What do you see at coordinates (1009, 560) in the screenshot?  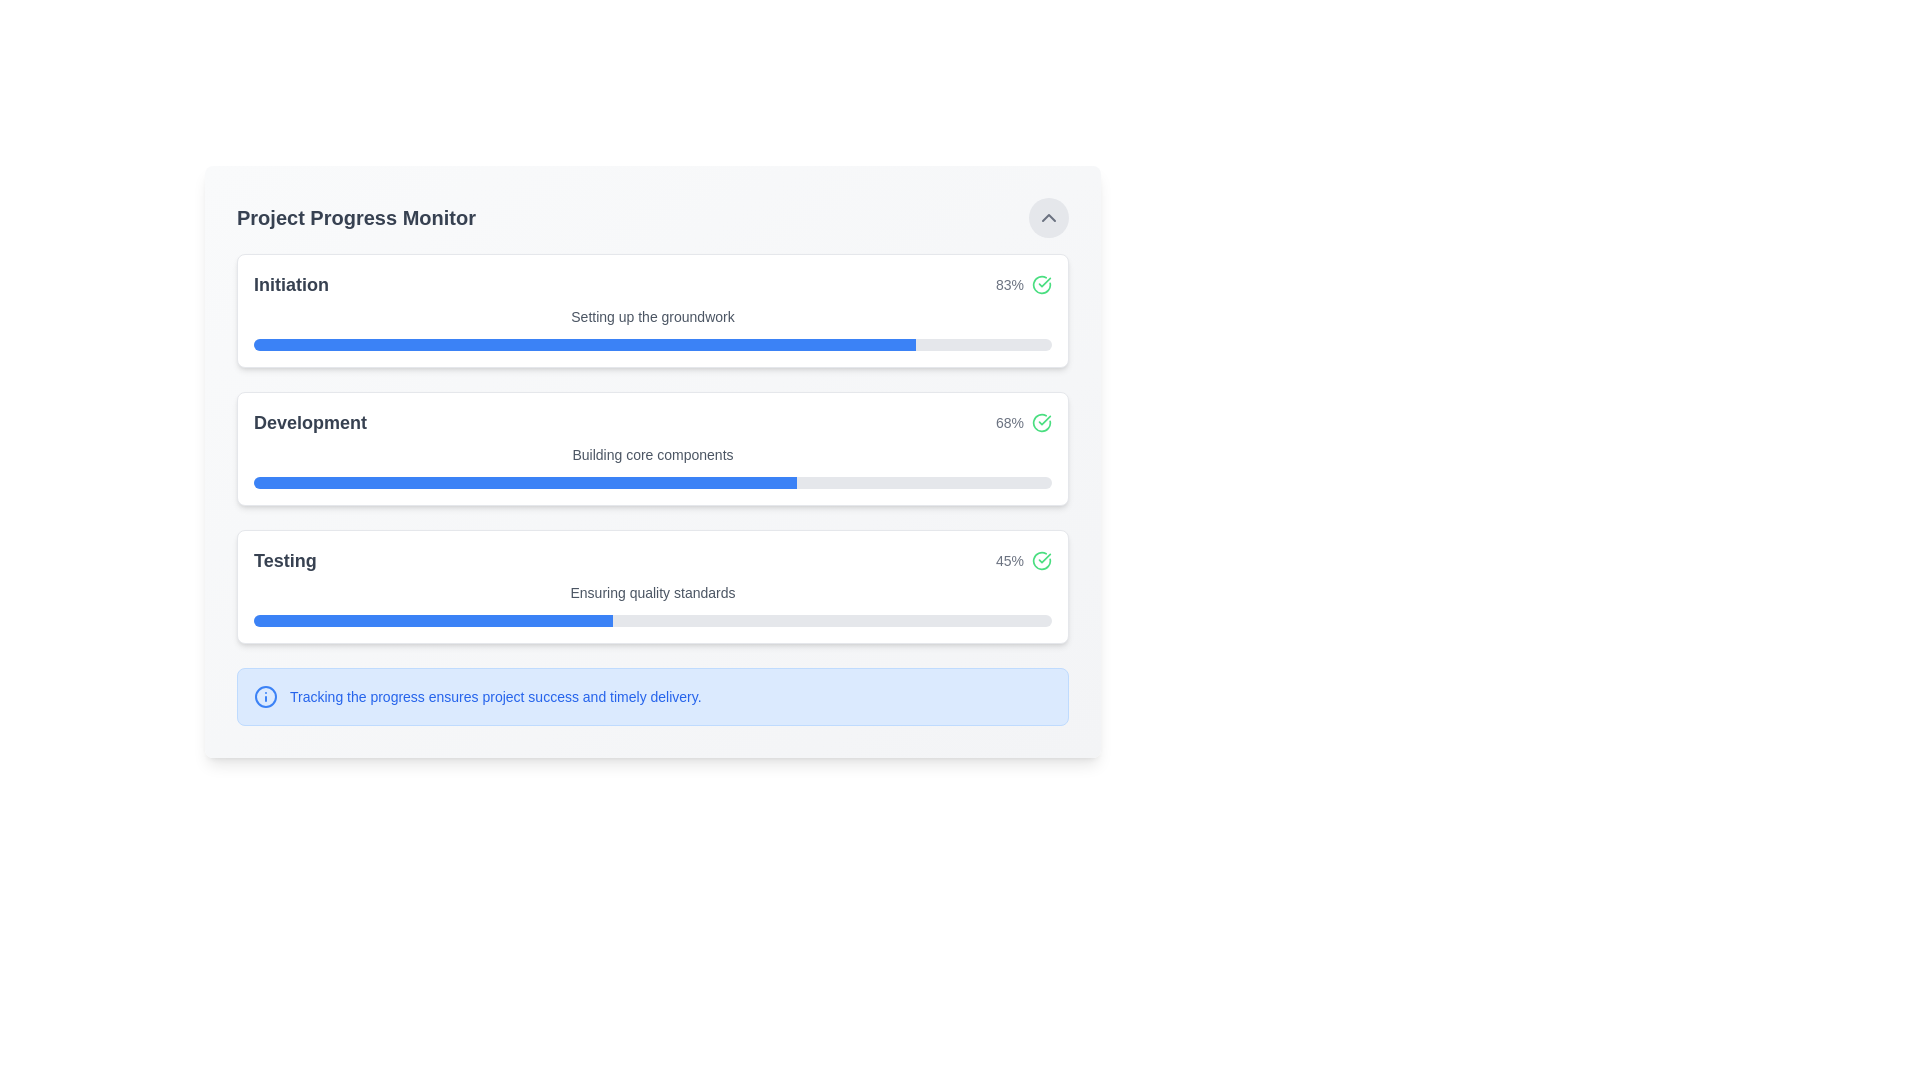 I see `the text label indicating the percentage value in the bottom row of the 'Testing' section, located to the left of the green checkmark icon` at bounding box center [1009, 560].